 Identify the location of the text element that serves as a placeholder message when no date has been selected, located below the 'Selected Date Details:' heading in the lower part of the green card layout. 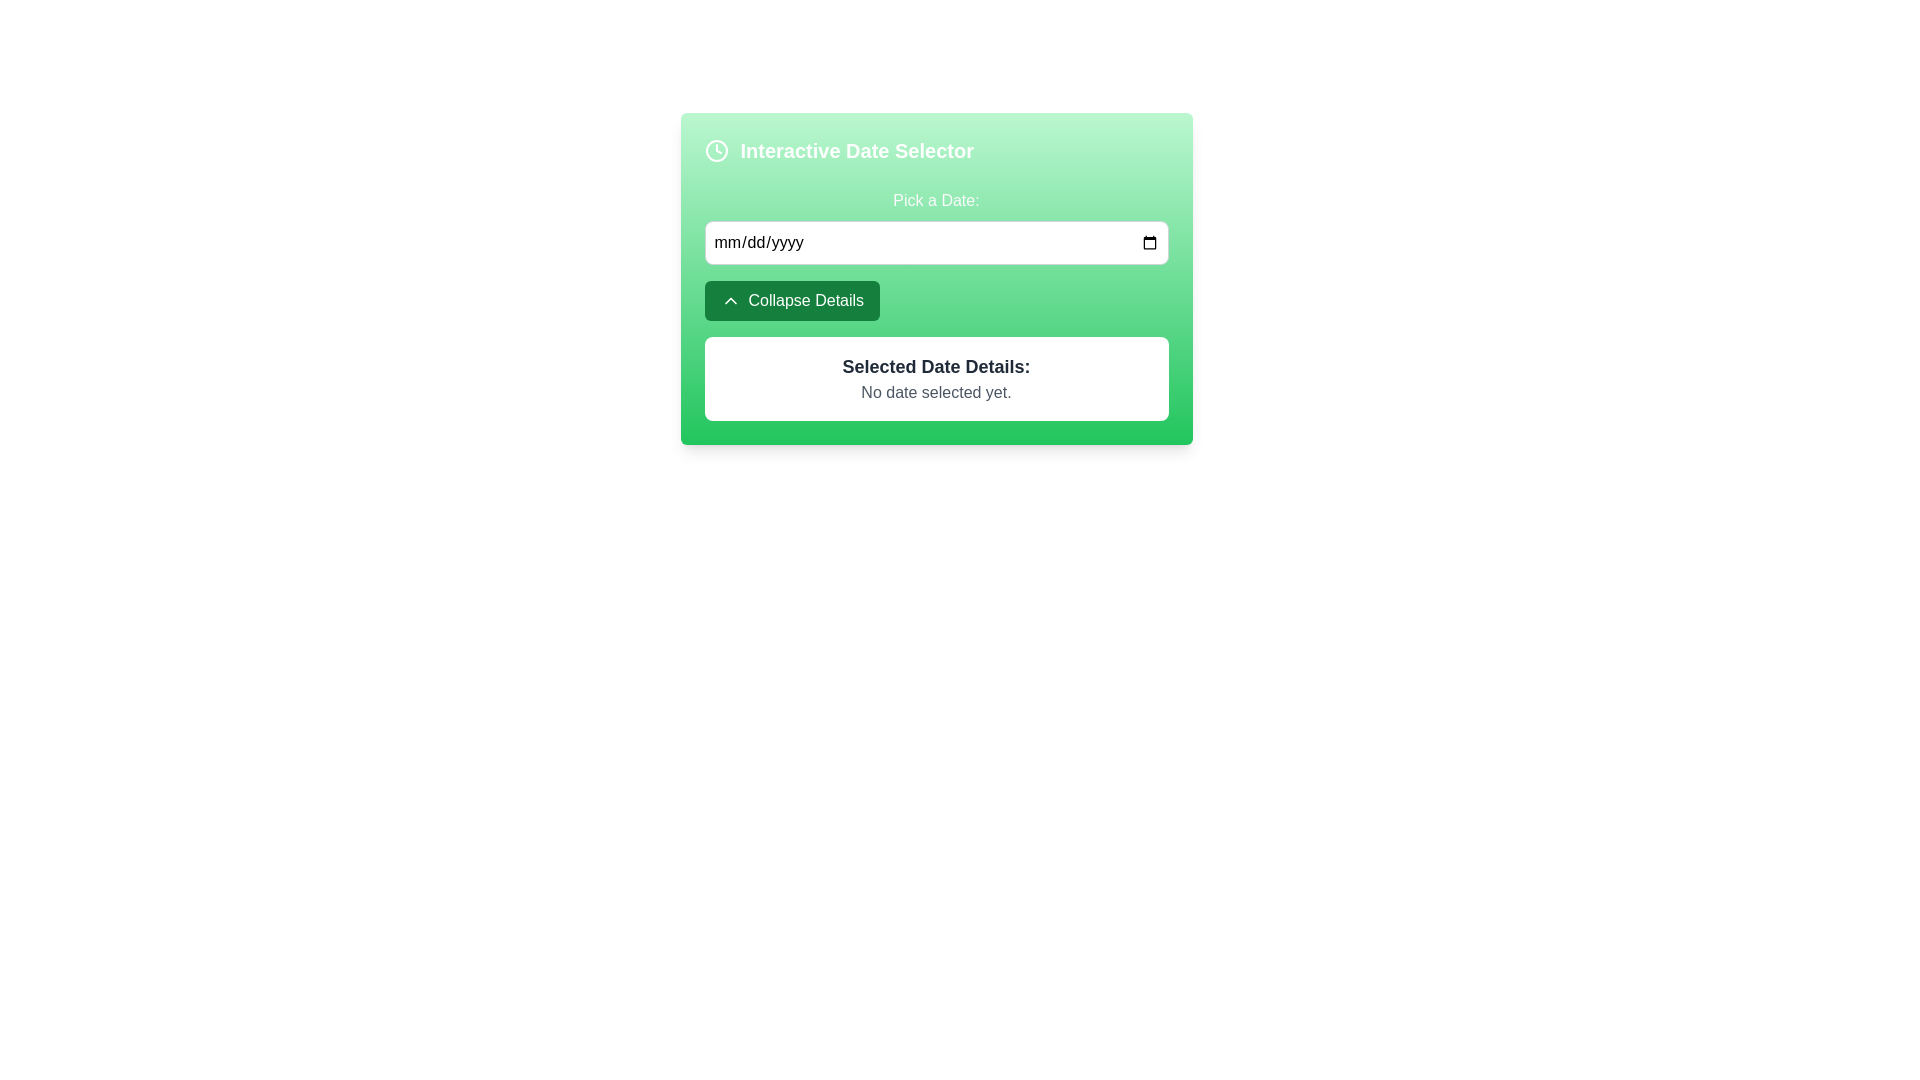
(935, 393).